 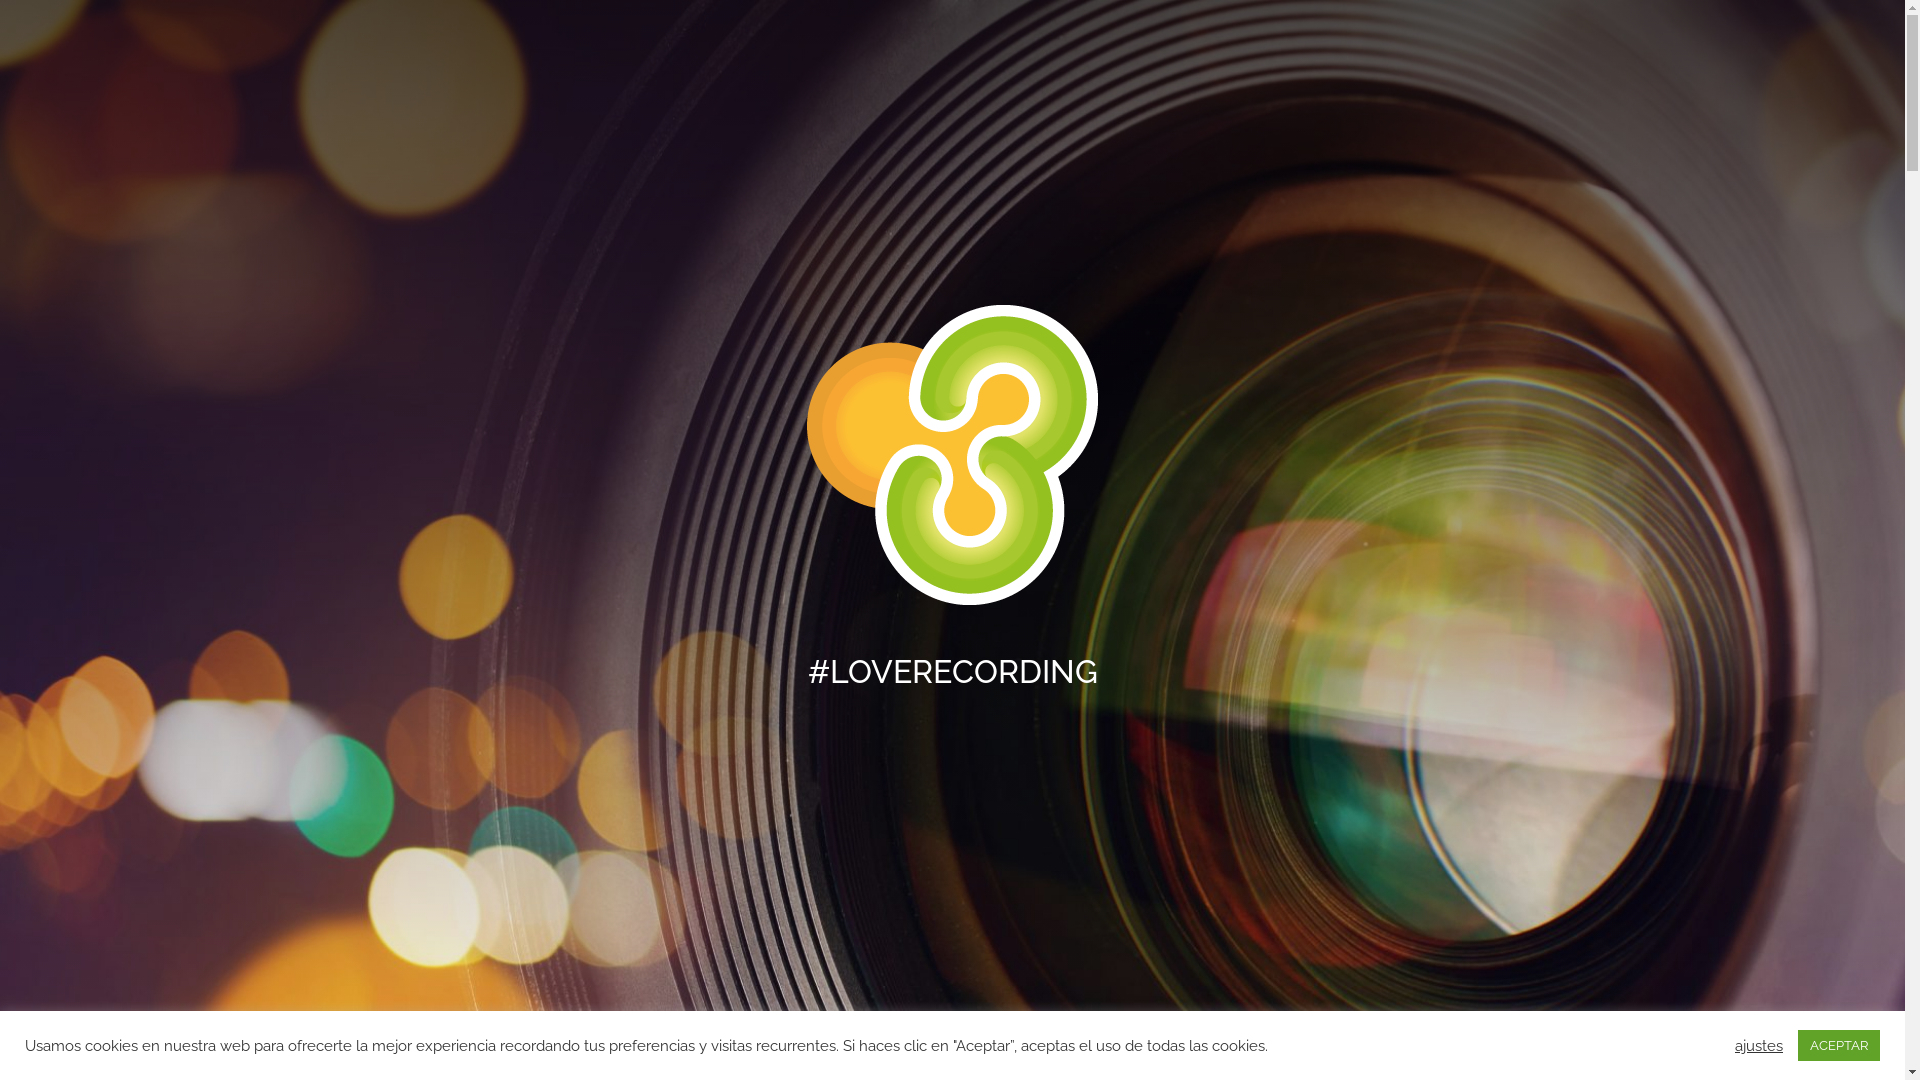 I want to click on 'ACEPTAR', so click(x=1838, y=1044).